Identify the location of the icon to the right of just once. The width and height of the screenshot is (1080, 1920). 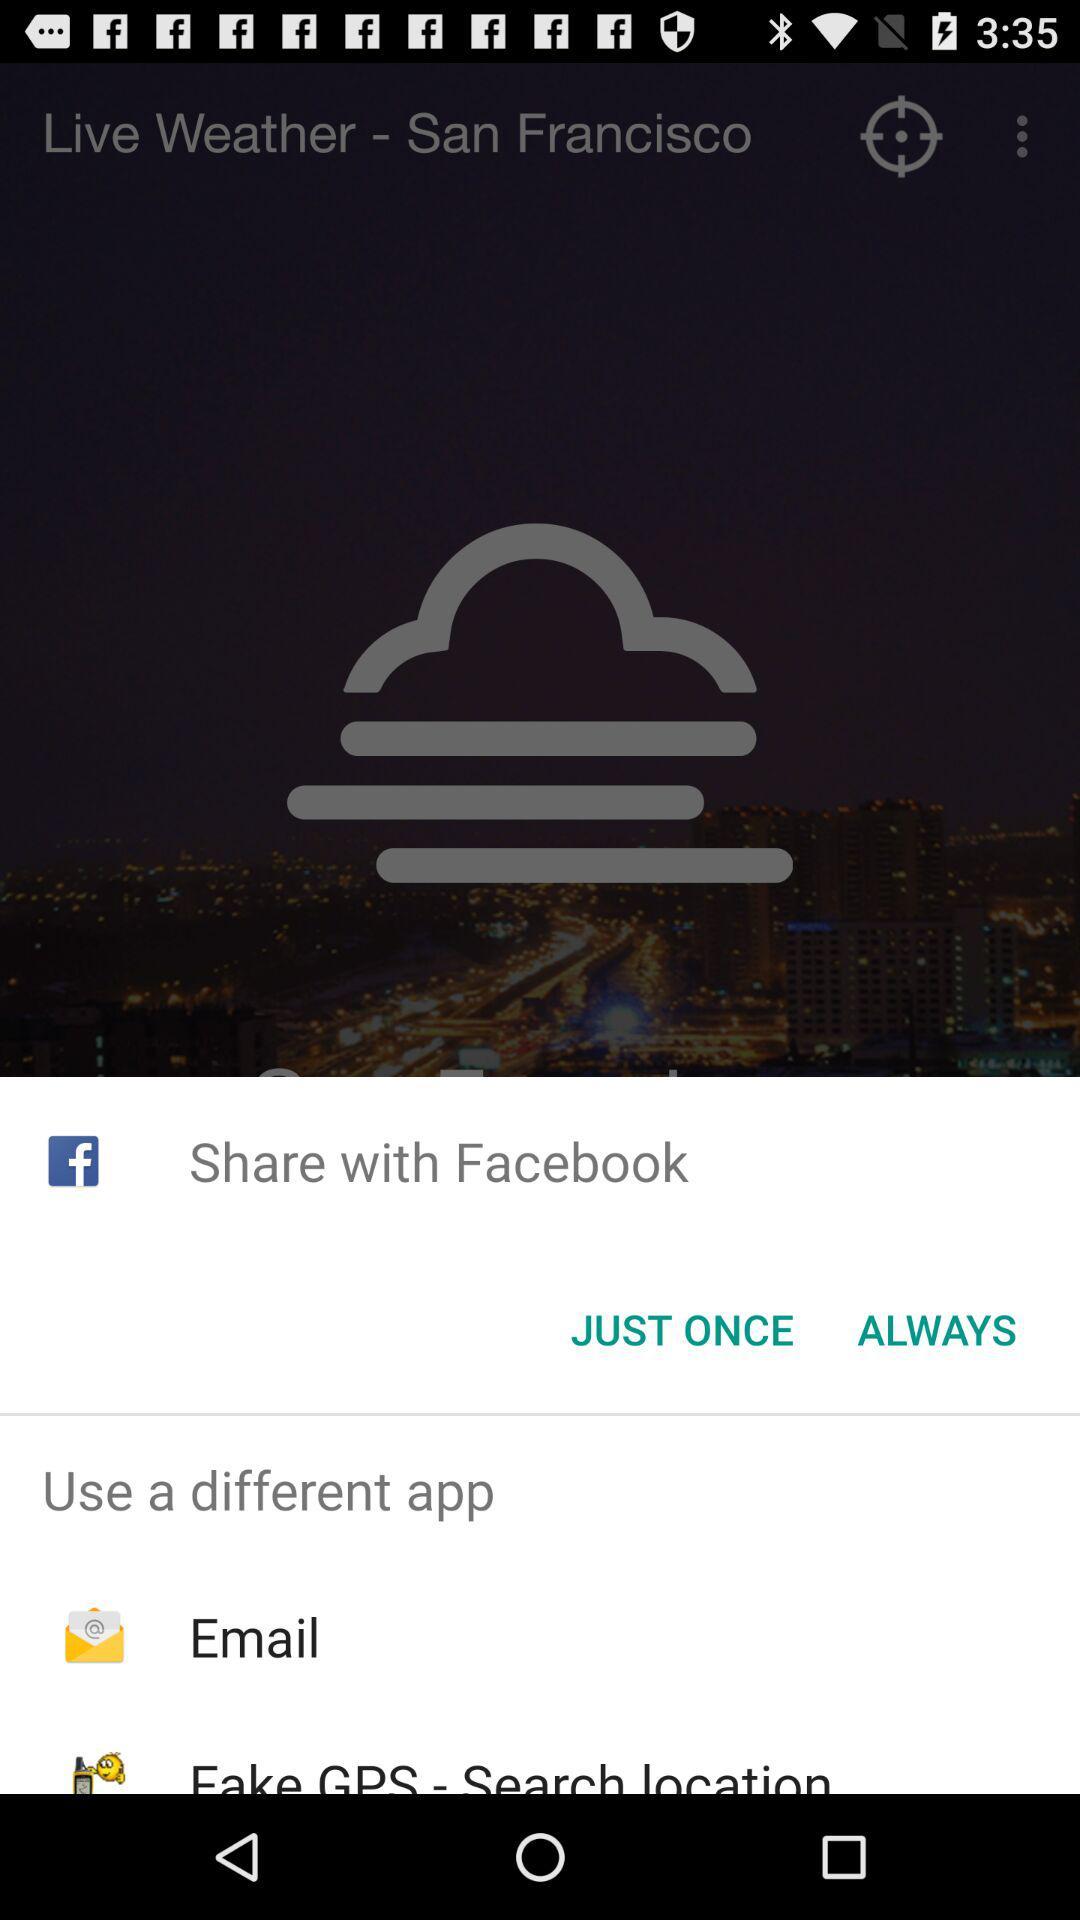
(937, 1329).